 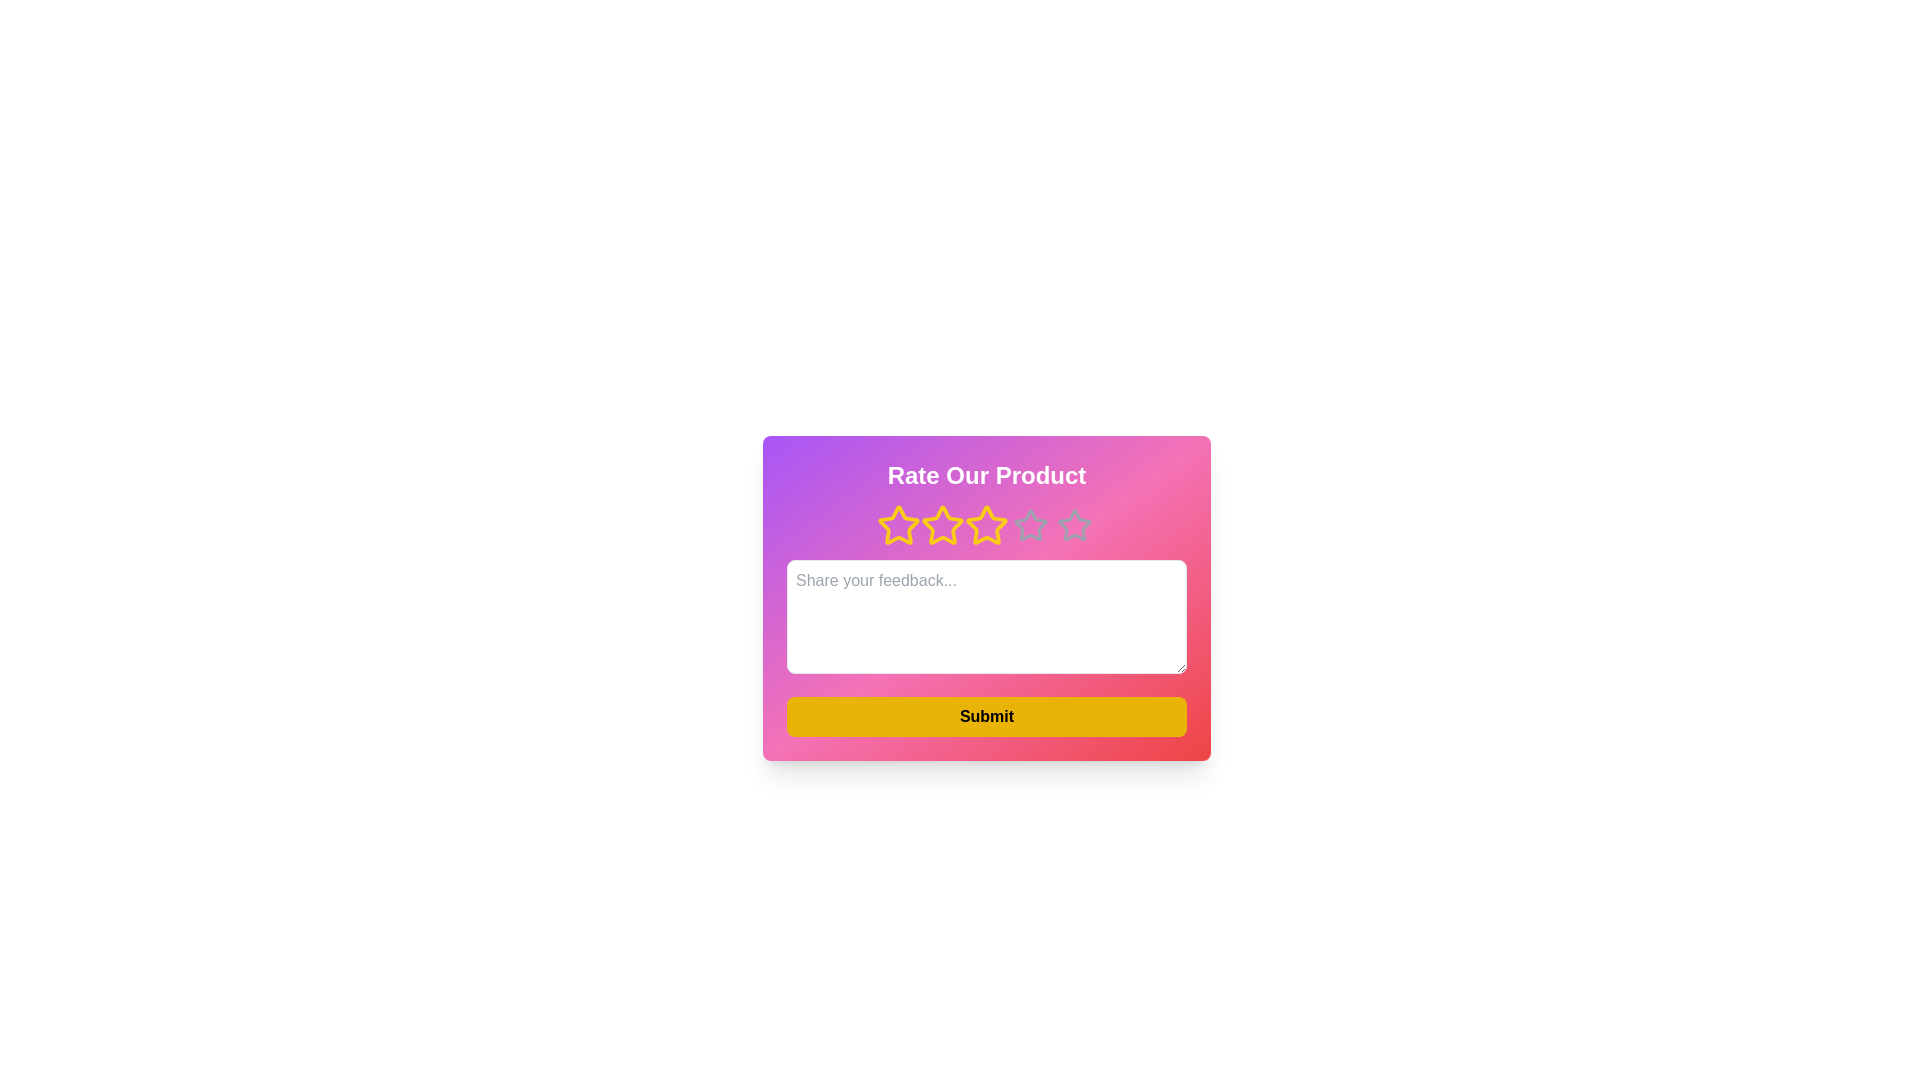 What do you see at coordinates (987, 716) in the screenshot?
I see `the submission button located at the bottom of the feedback card to observe the hover effect` at bounding box center [987, 716].